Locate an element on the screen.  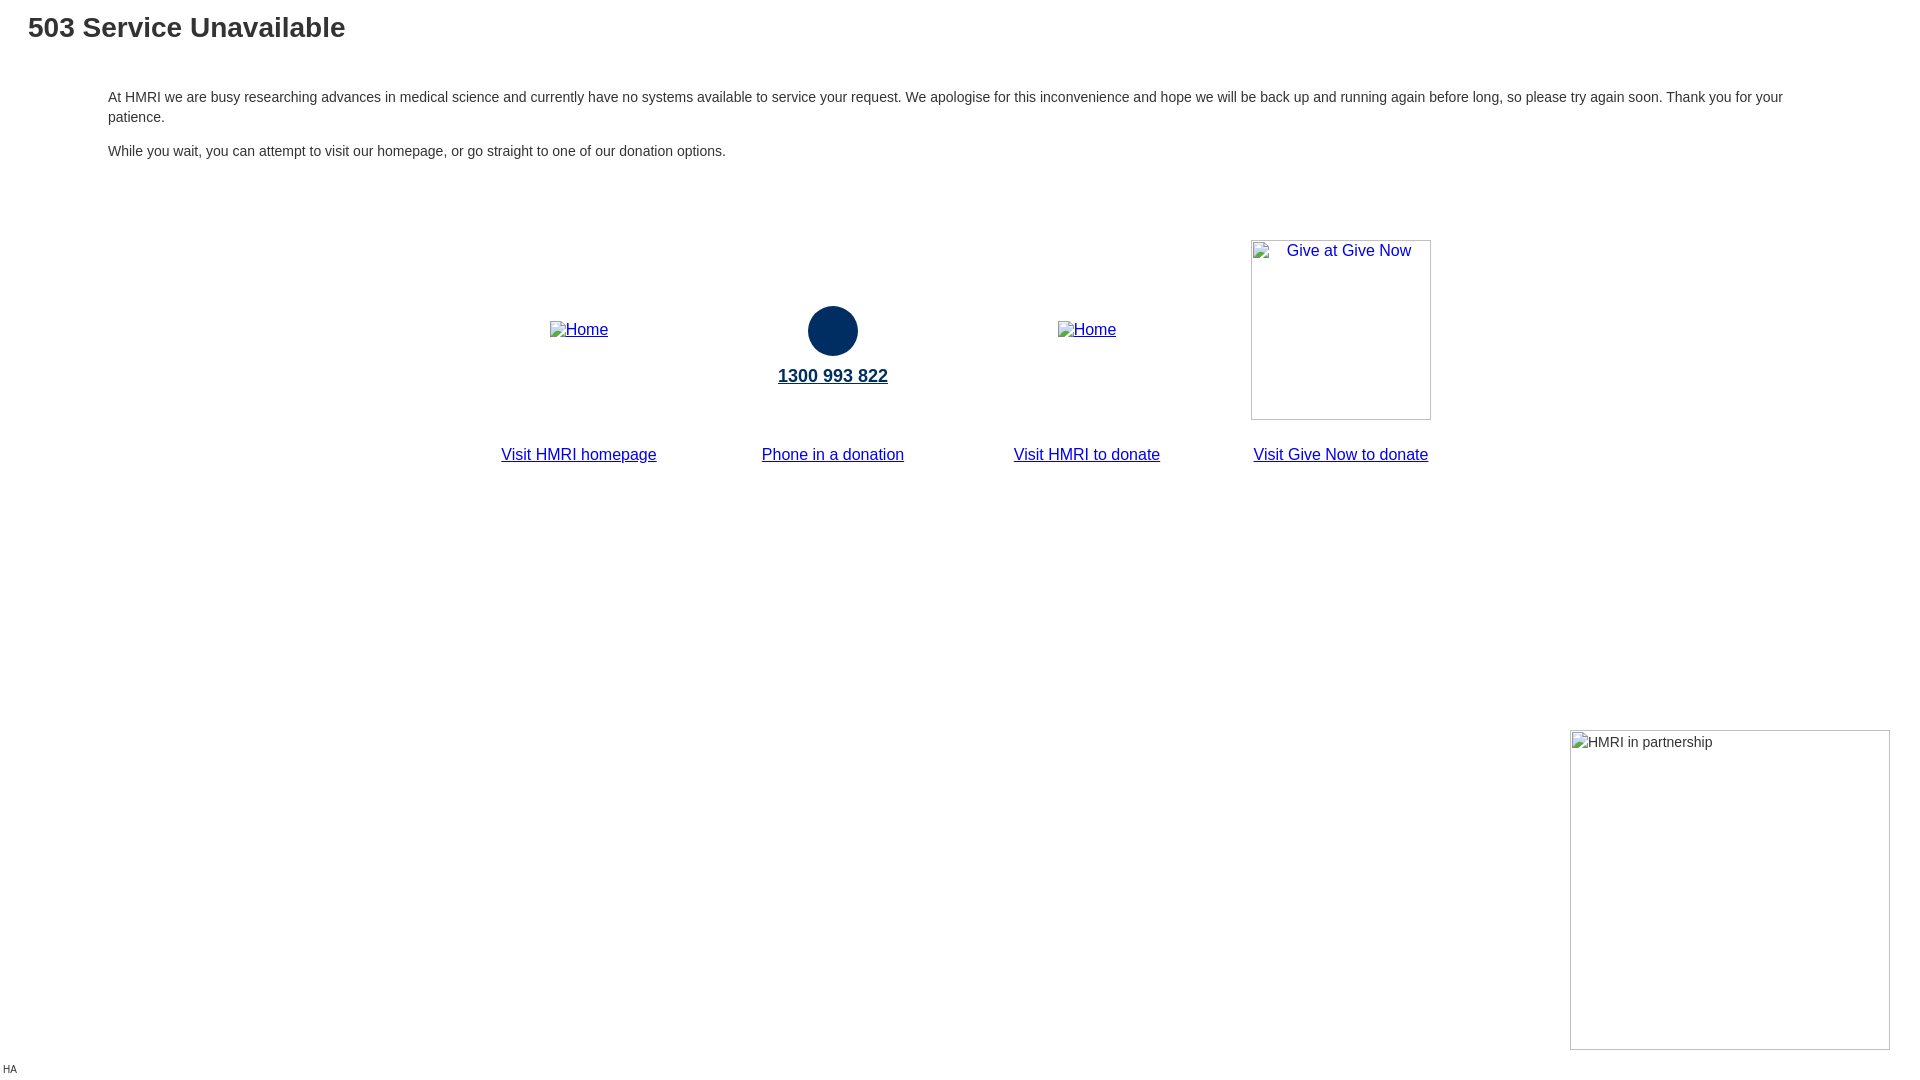
'Visit HMRI to donate' is located at coordinates (1085, 454).